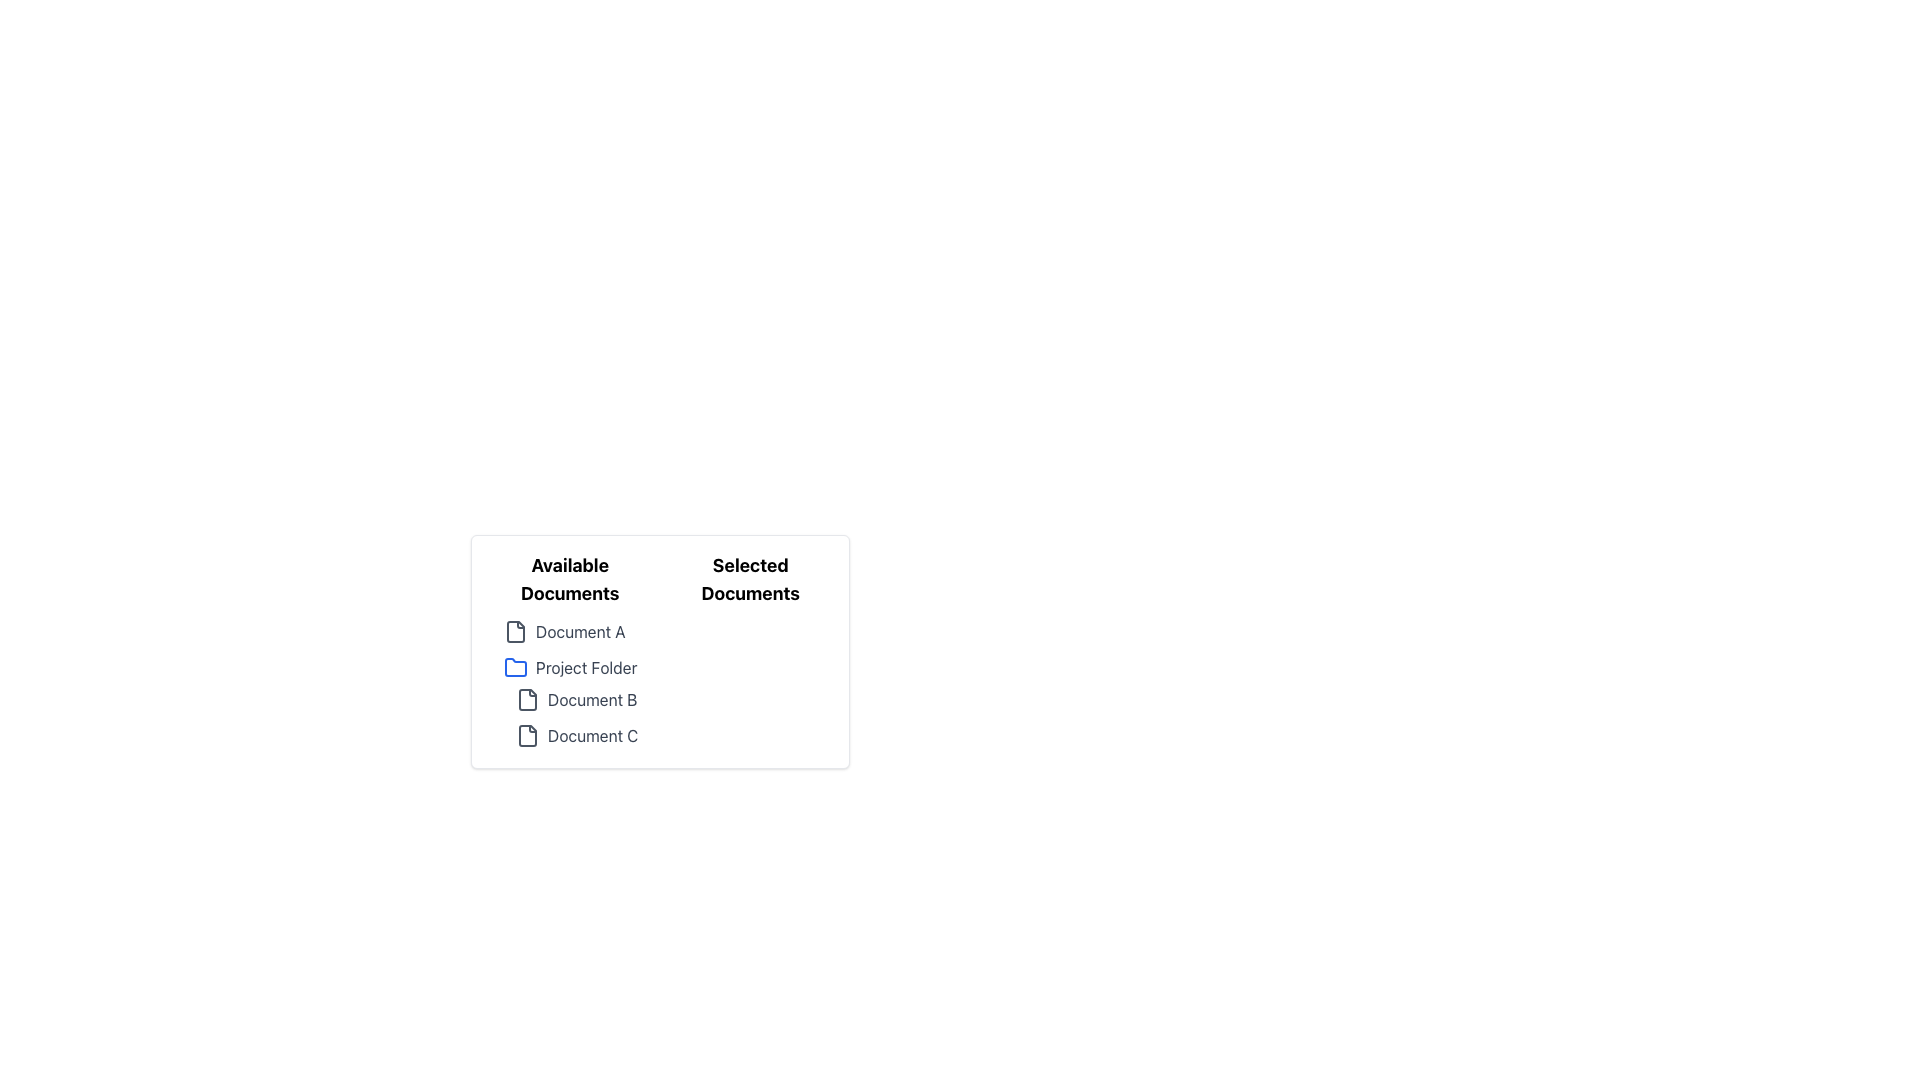  What do you see at coordinates (581, 698) in the screenshot?
I see `to select the list item labeled 'Document B' under the 'Available Documents' column in the interface` at bounding box center [581, 698].